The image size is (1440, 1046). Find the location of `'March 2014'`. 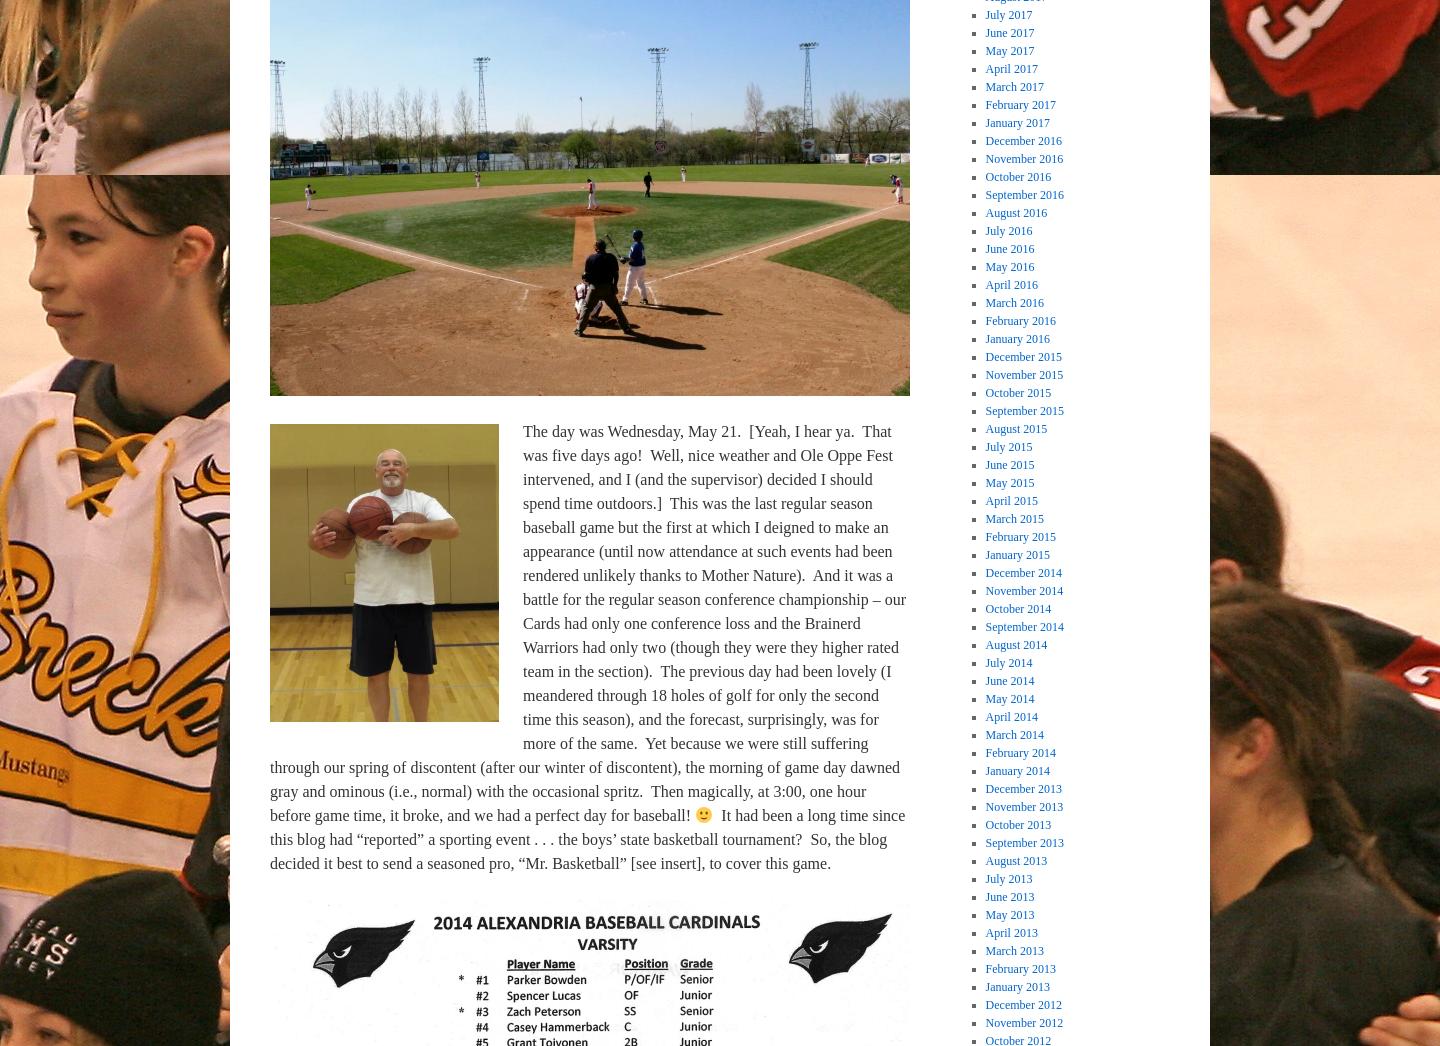

'March 2014' is located at coordinates (1013, 732).